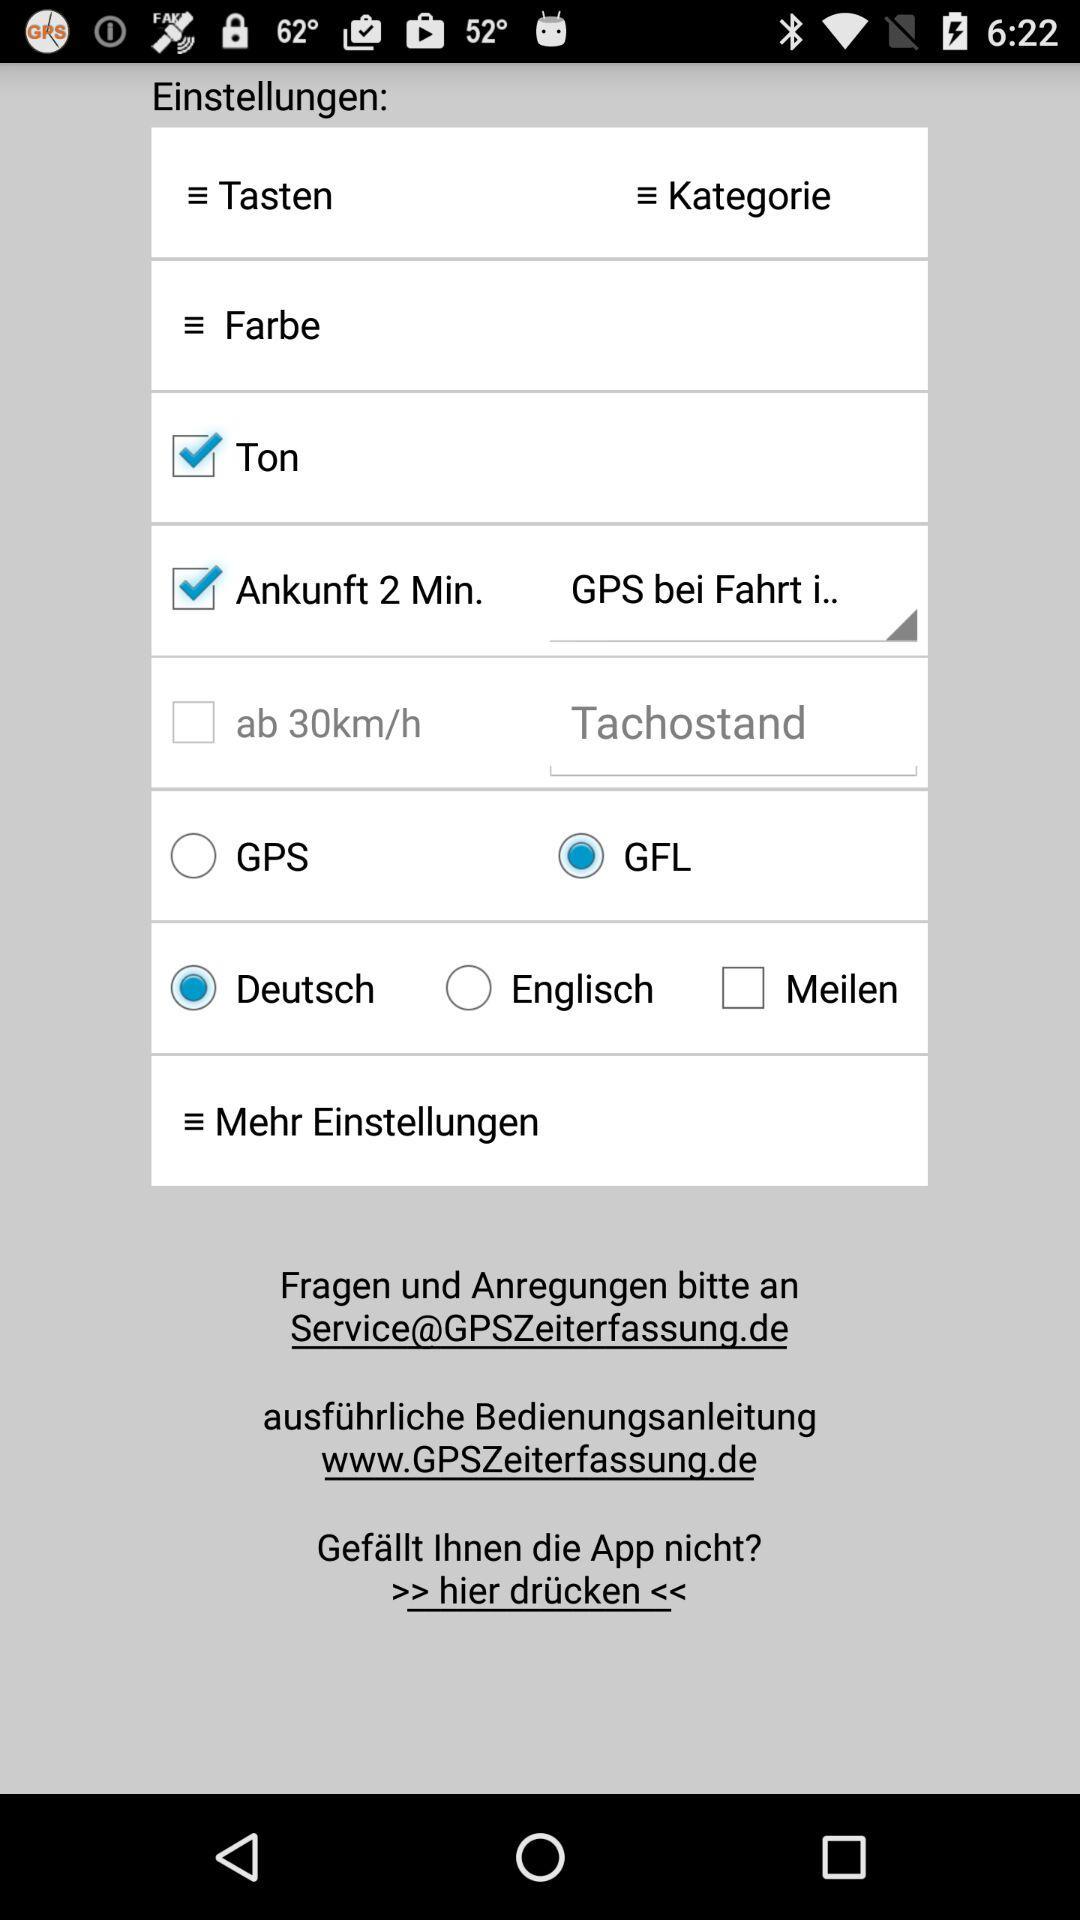 The height and width of the screenshot is (1920, 1080). Describe the element at coordinates (538, 455) in the screenshot. I see `ton checkbox` at that location.